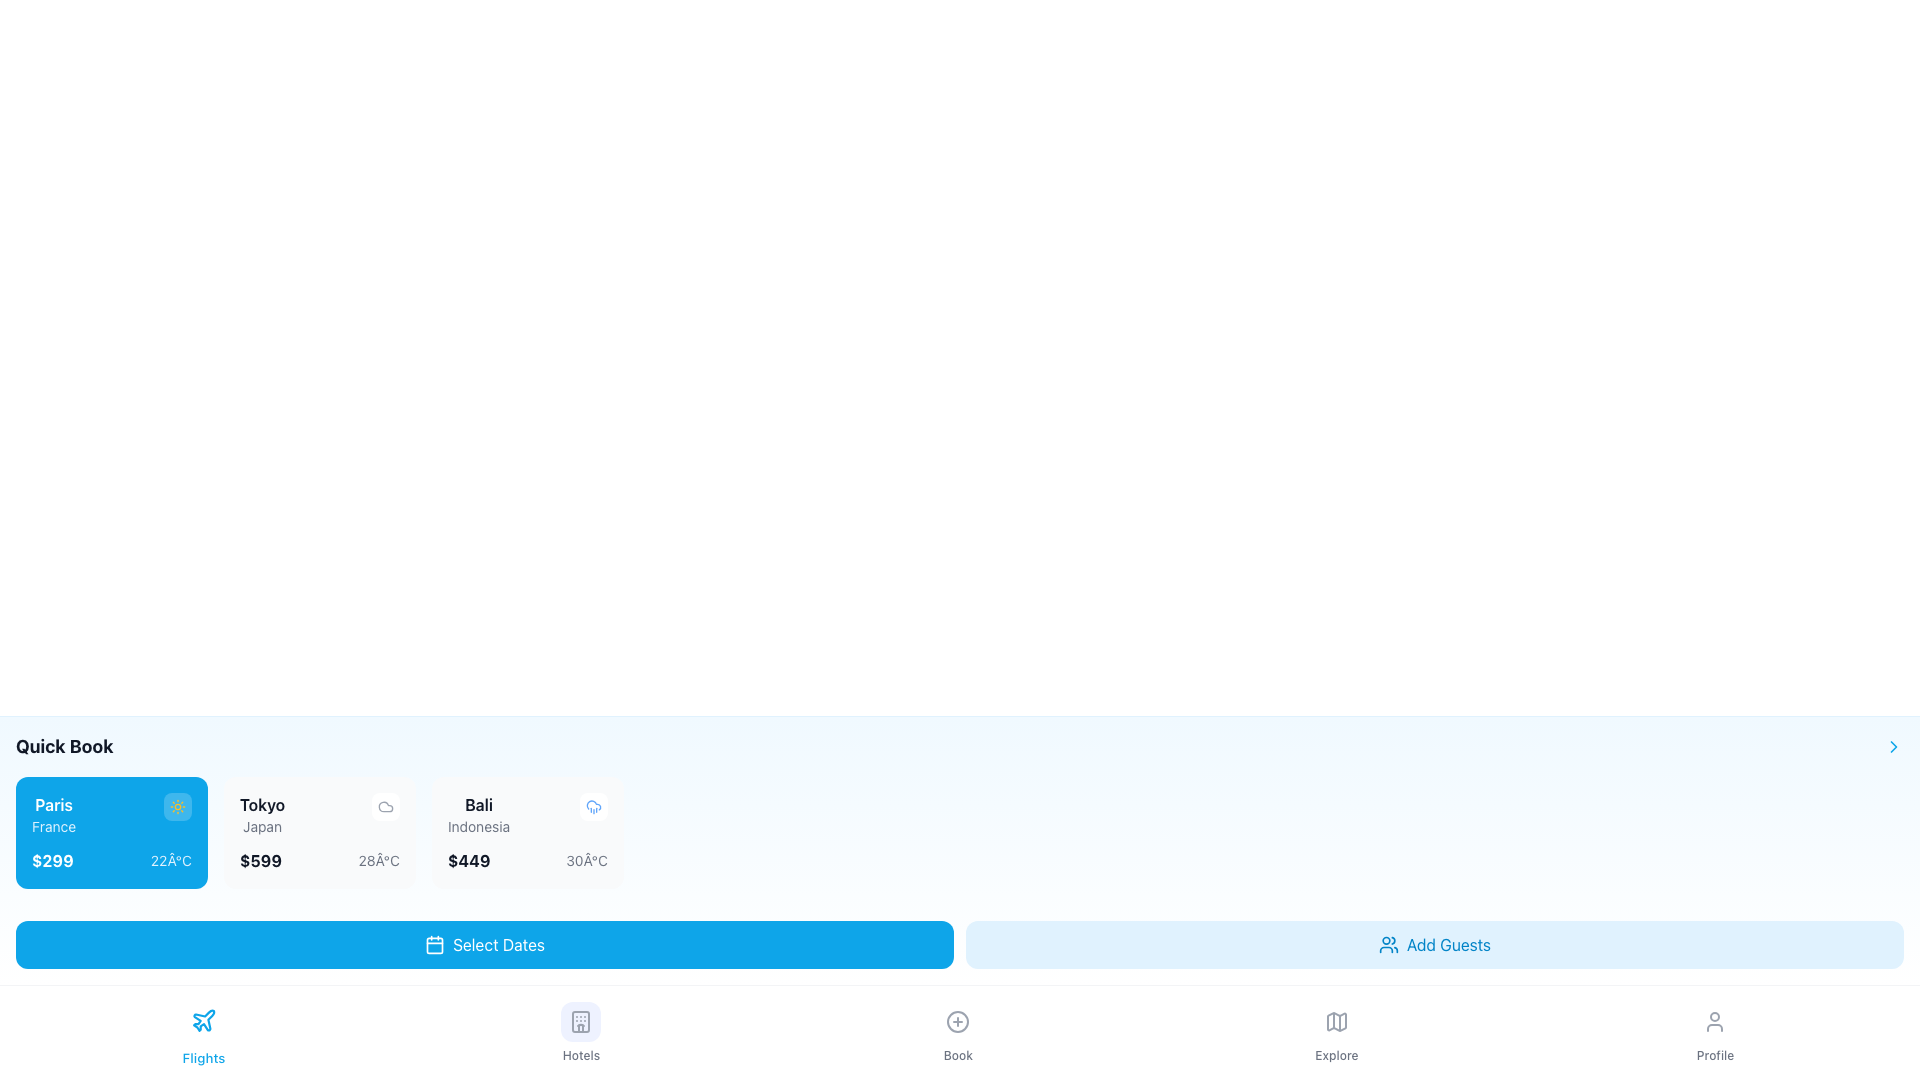 The width and height of the screenshot is (1920, 1080). Describe the element at coordinates (580, 1033) in the screenshot. I see `the Hotels navigation button located in the bottom navigation bar, which is the second icon from the left` at that location.